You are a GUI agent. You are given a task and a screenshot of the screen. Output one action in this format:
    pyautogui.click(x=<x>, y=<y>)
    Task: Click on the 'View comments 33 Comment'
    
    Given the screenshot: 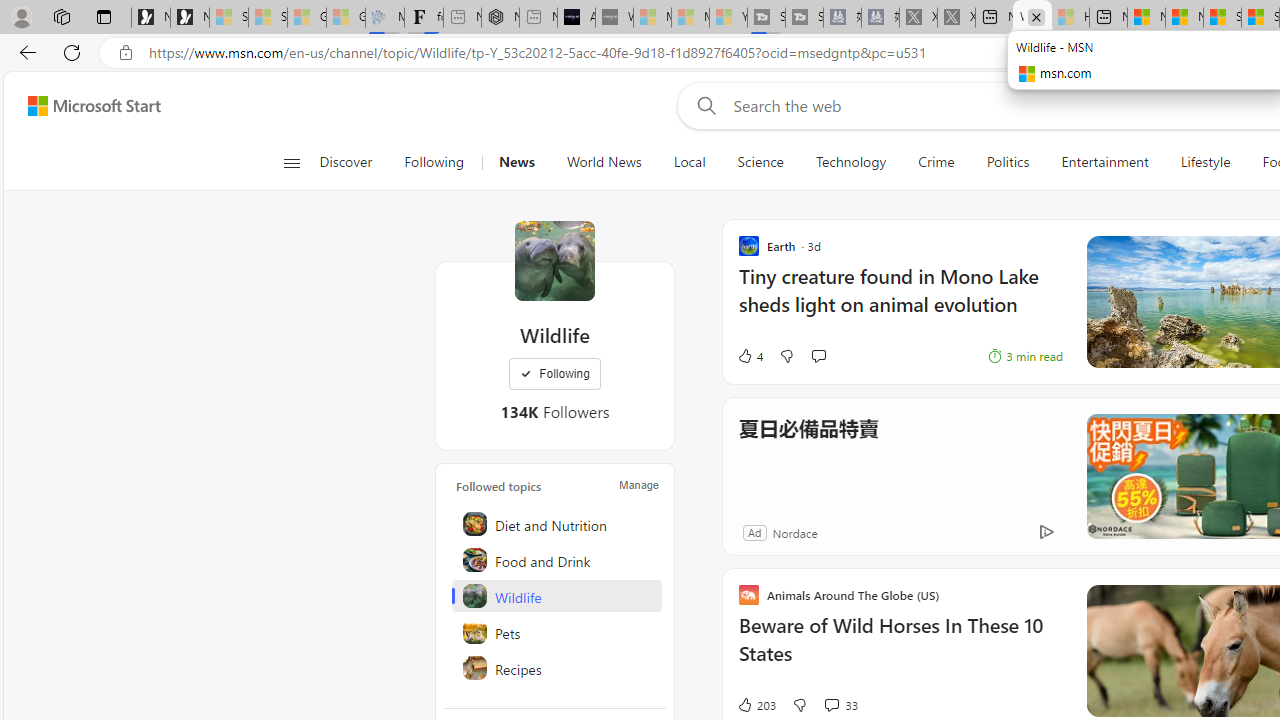 What is the action you would take?
    pyautogui.click(x=840, y=703)
    